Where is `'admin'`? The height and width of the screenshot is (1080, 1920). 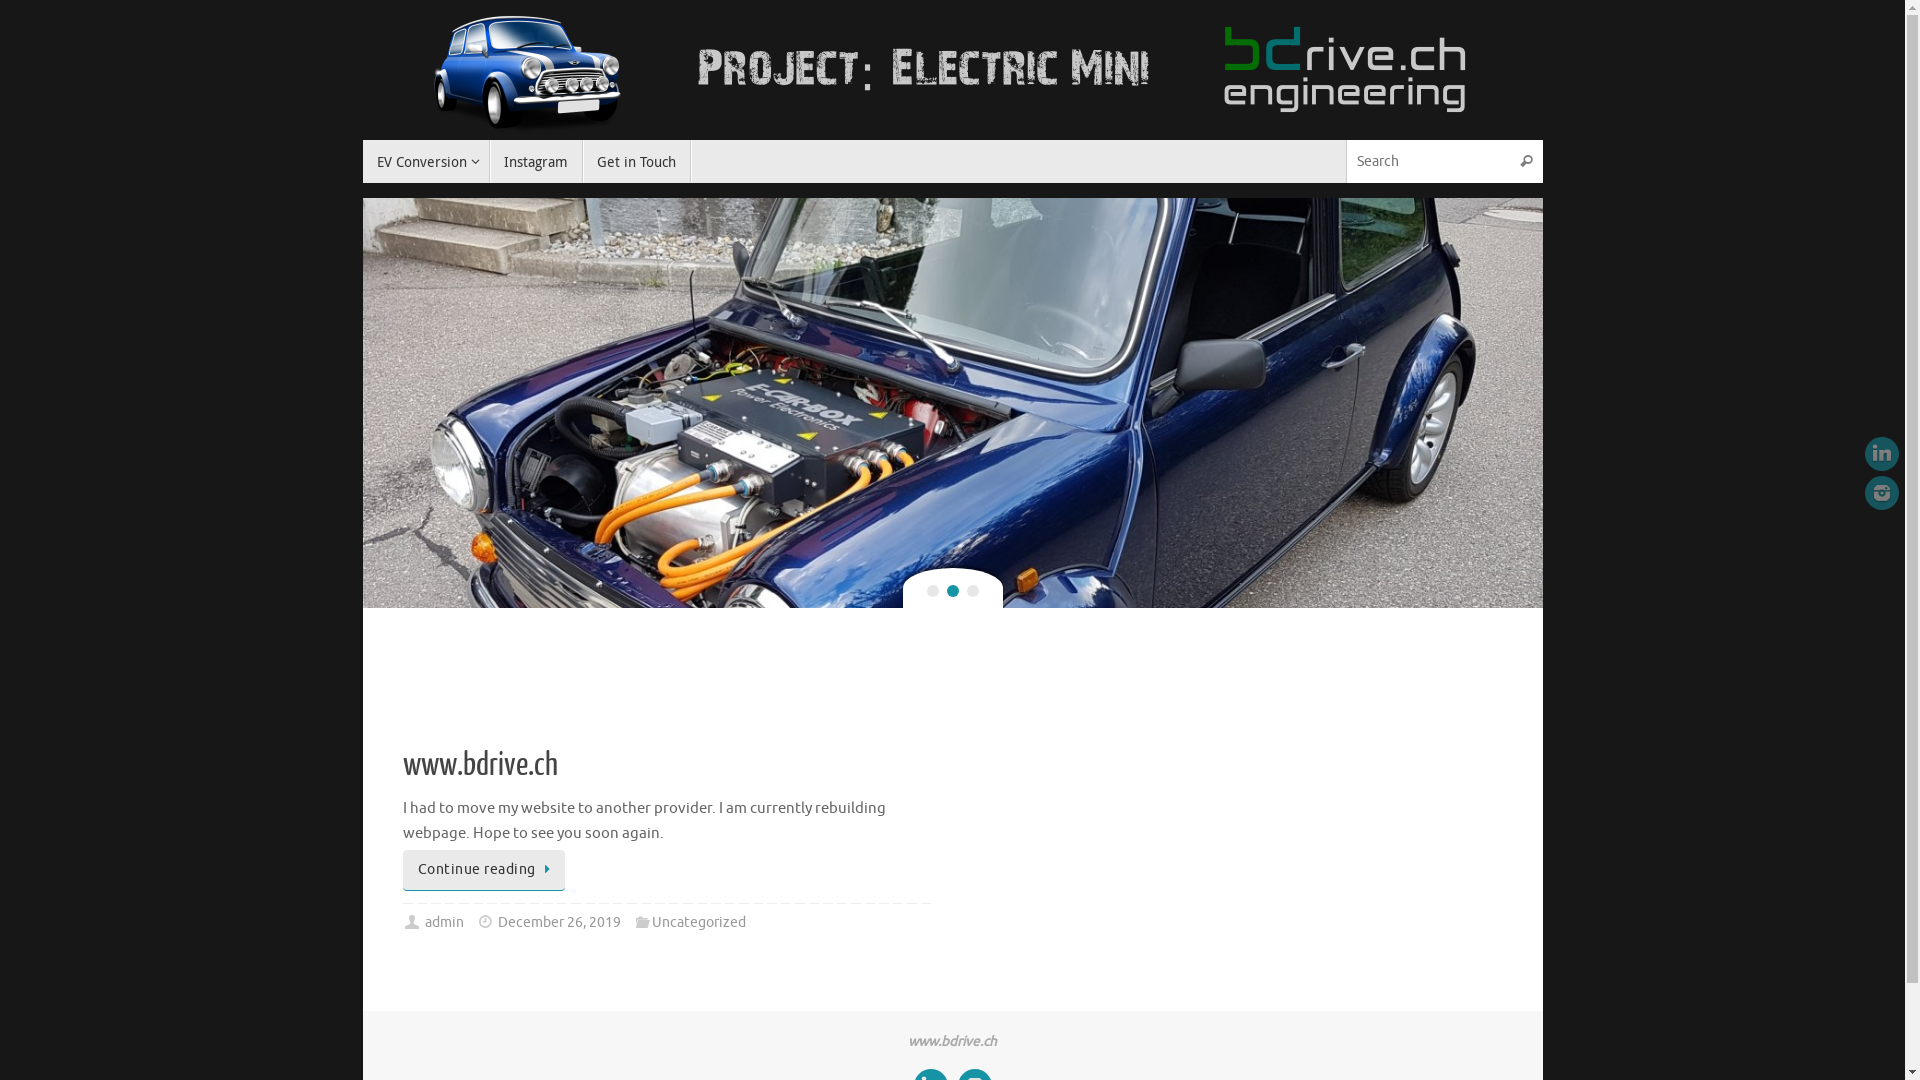
'admin' is located at coordinates (443, 922).